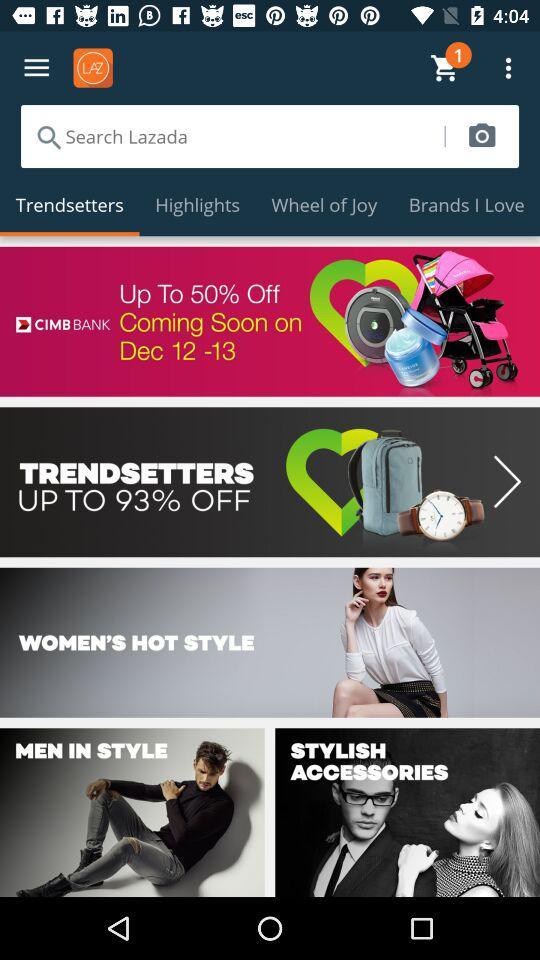 The image size is (540, 960). I want to click on open drop-down menu, so click(36, 68).